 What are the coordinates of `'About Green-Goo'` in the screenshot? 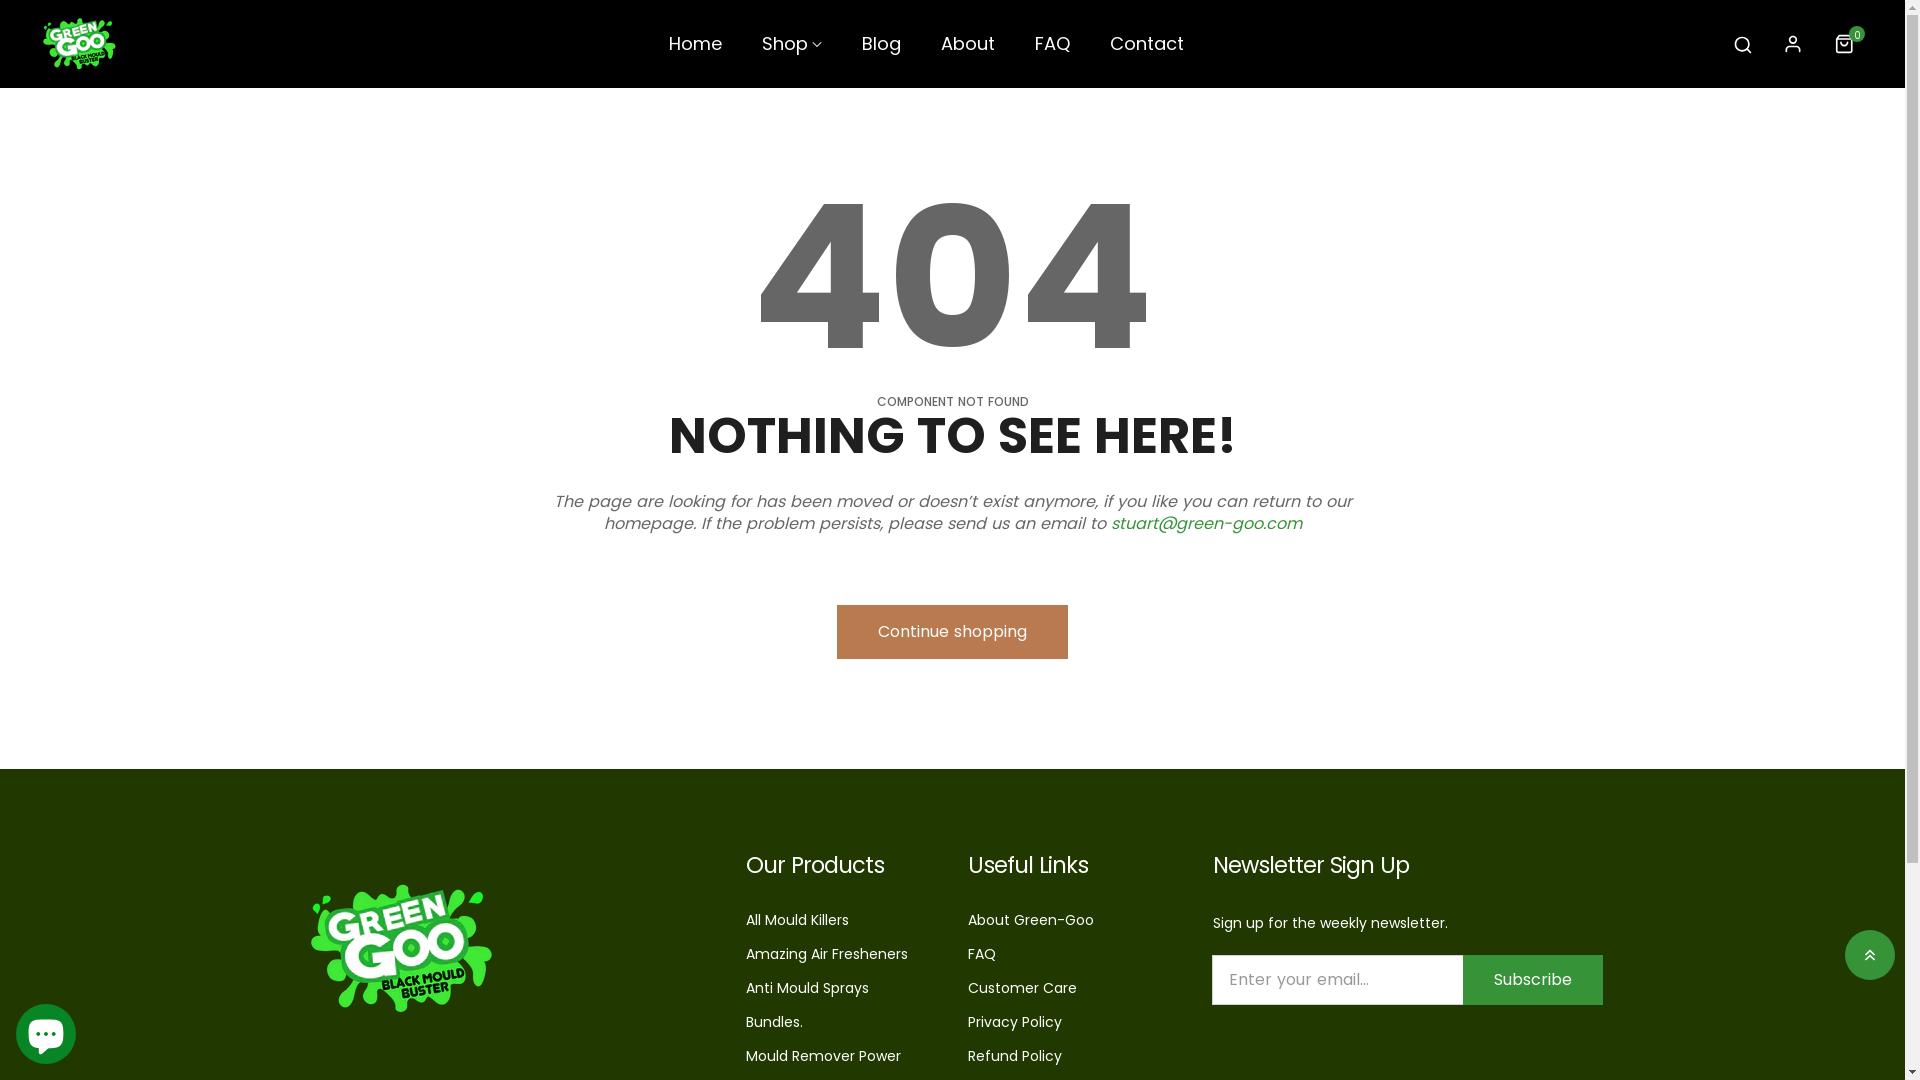 It's located at (1031, 920).